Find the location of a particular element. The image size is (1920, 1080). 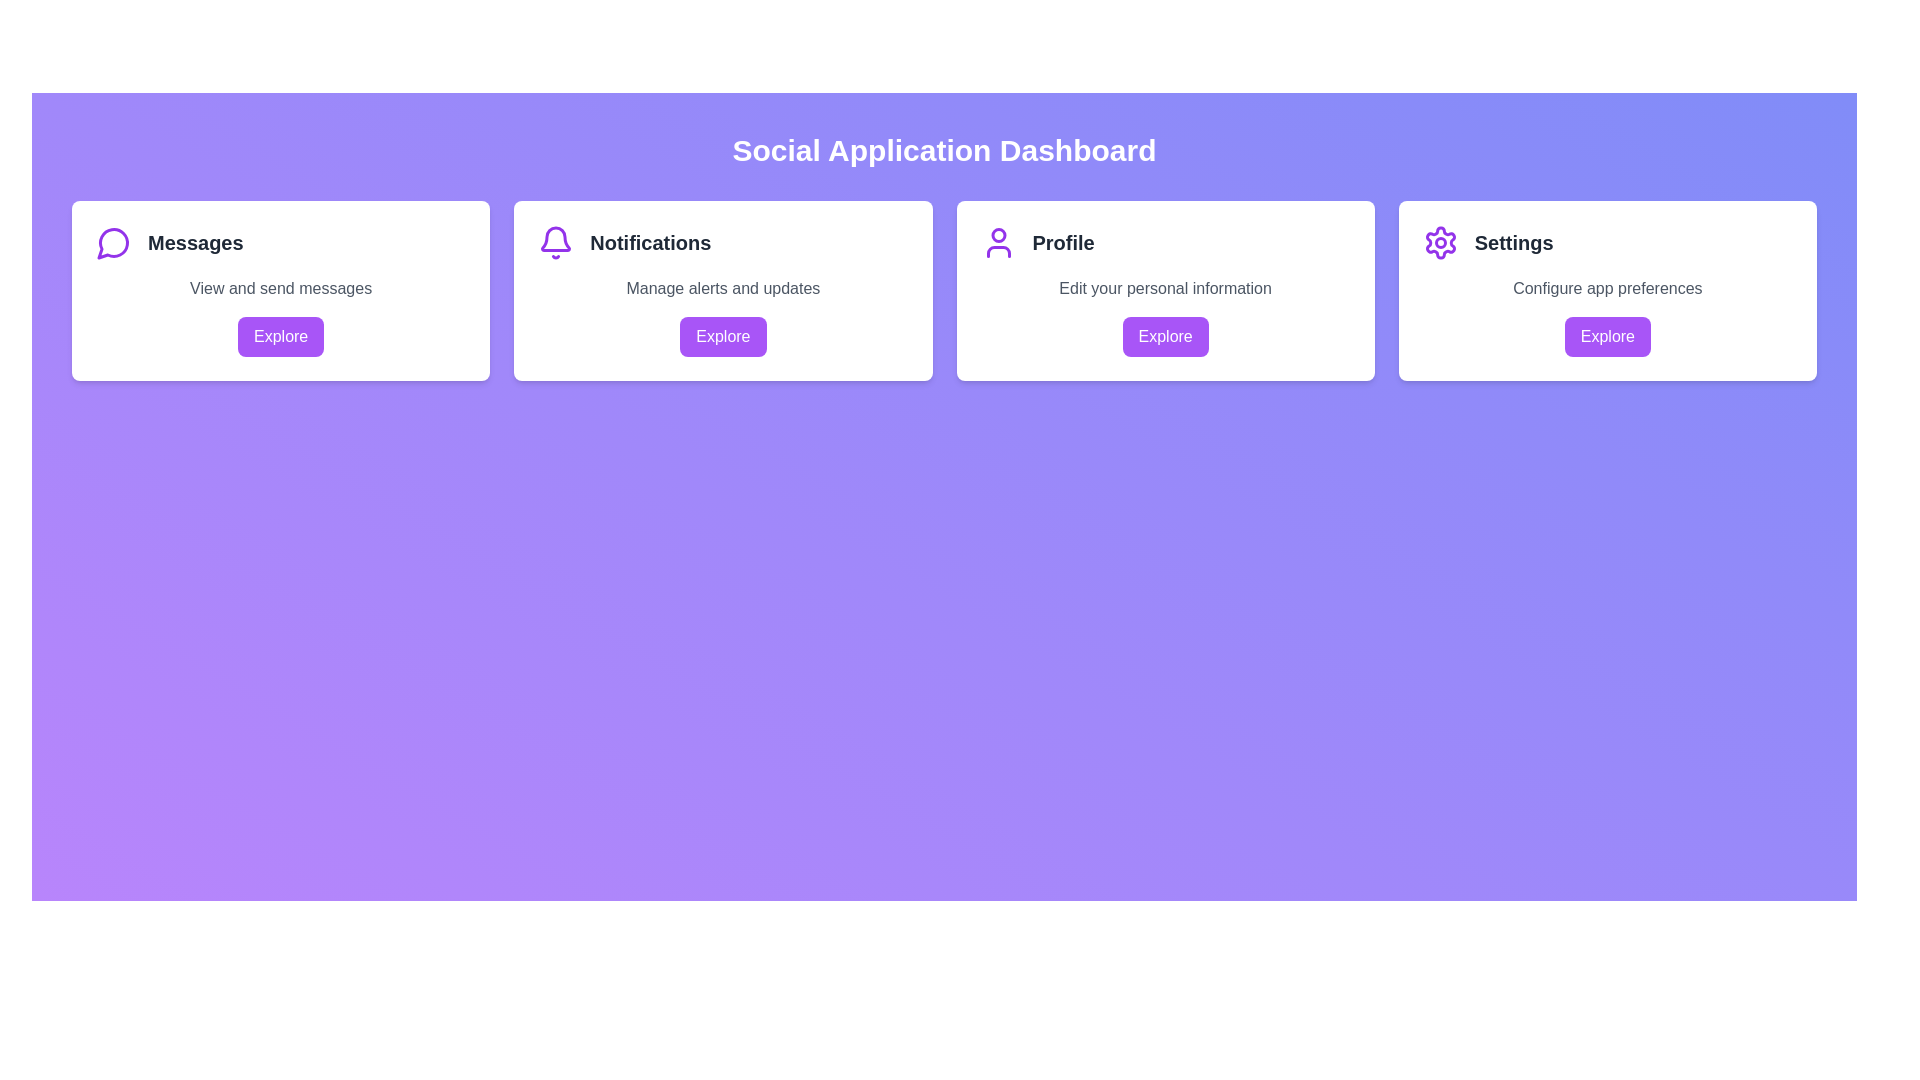

the button located at the bottom of the 'Settings' card, which is labeled 'Configure app preferences' is located at coordinates (1607, 335).